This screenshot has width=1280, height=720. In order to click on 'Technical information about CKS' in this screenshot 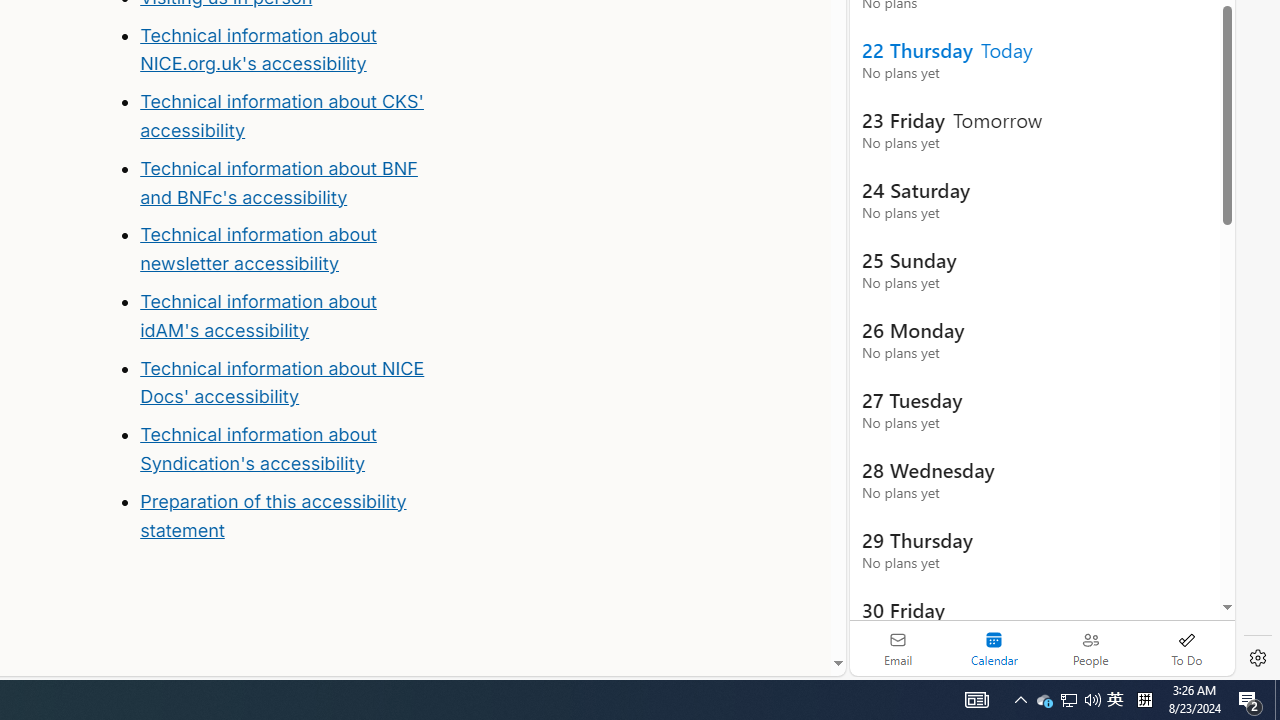, I will do `click(280, 116)`.